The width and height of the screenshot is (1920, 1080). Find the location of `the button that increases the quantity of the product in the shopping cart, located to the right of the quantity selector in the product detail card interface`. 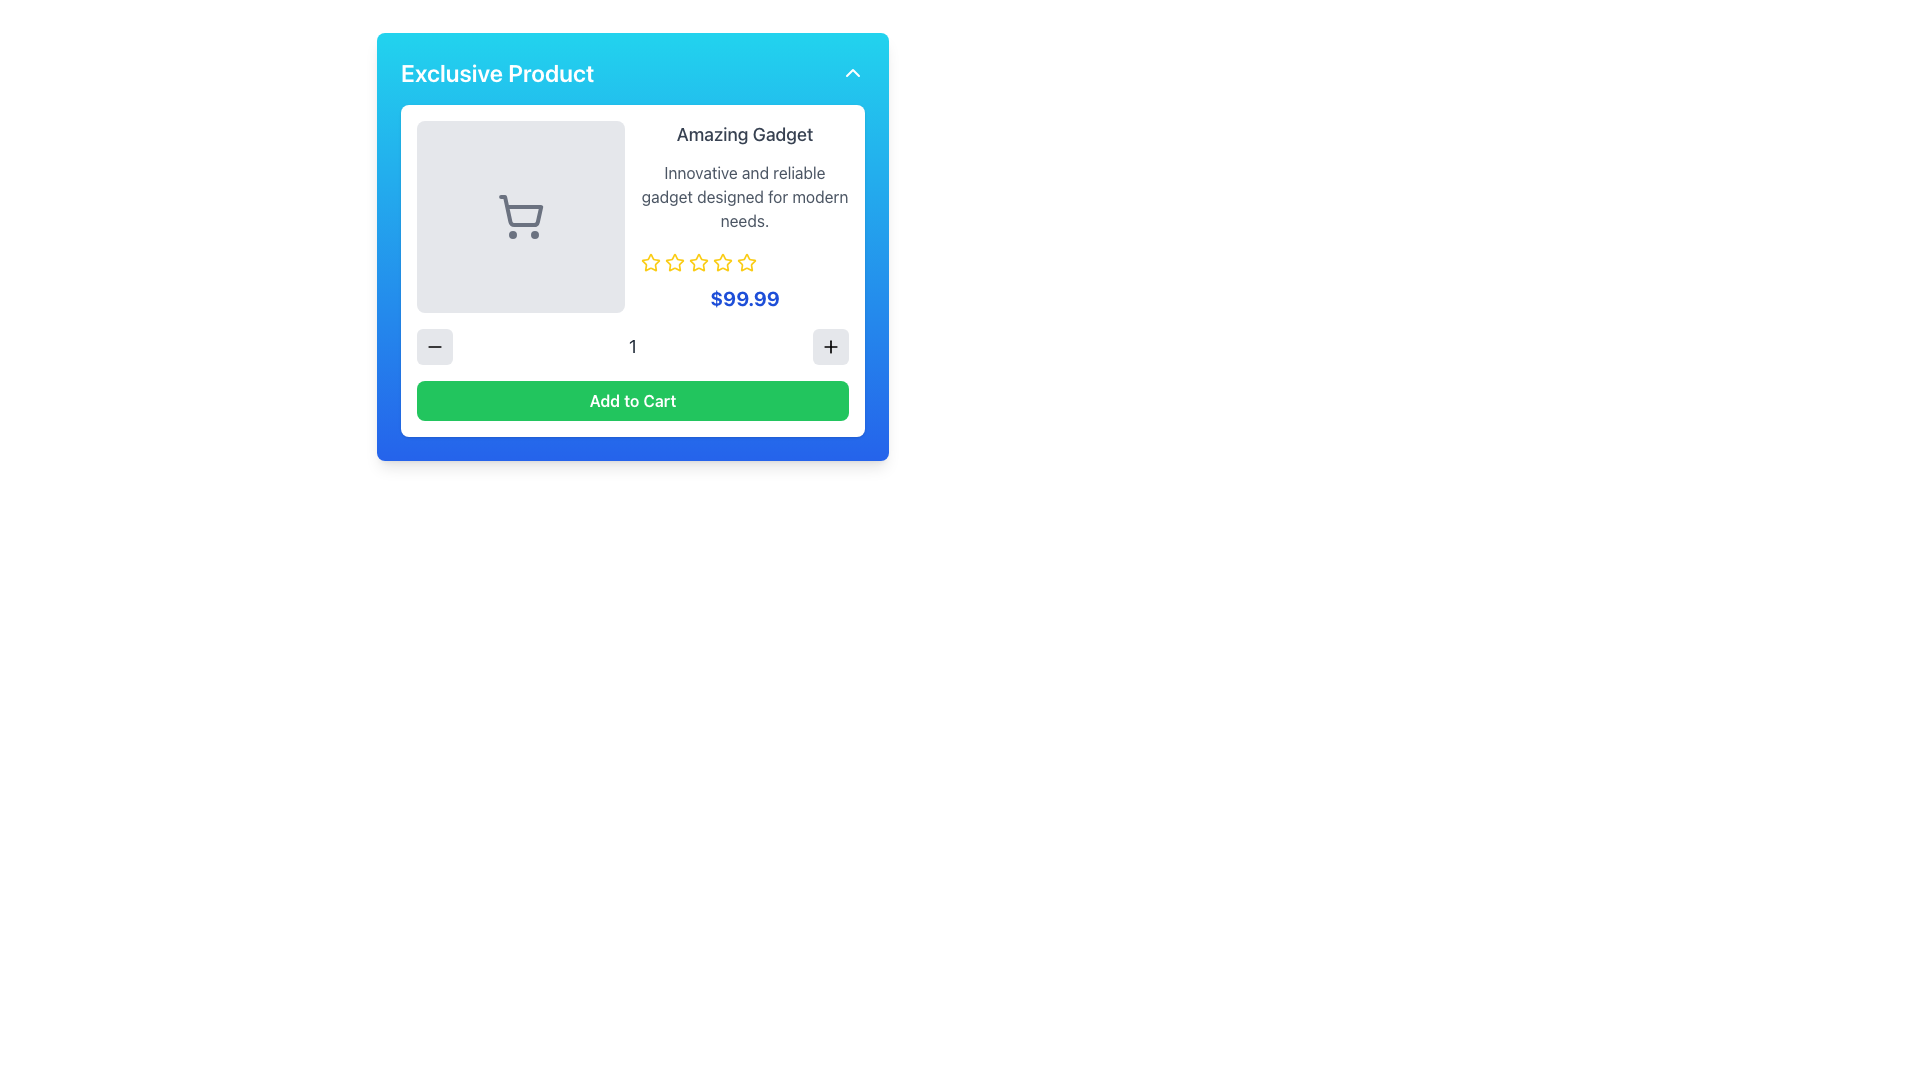

the button that increases the quantity of the product in the shopping cart, located to the right of the quantity selector in the product detail card interface is located at coordinates (830, 346).